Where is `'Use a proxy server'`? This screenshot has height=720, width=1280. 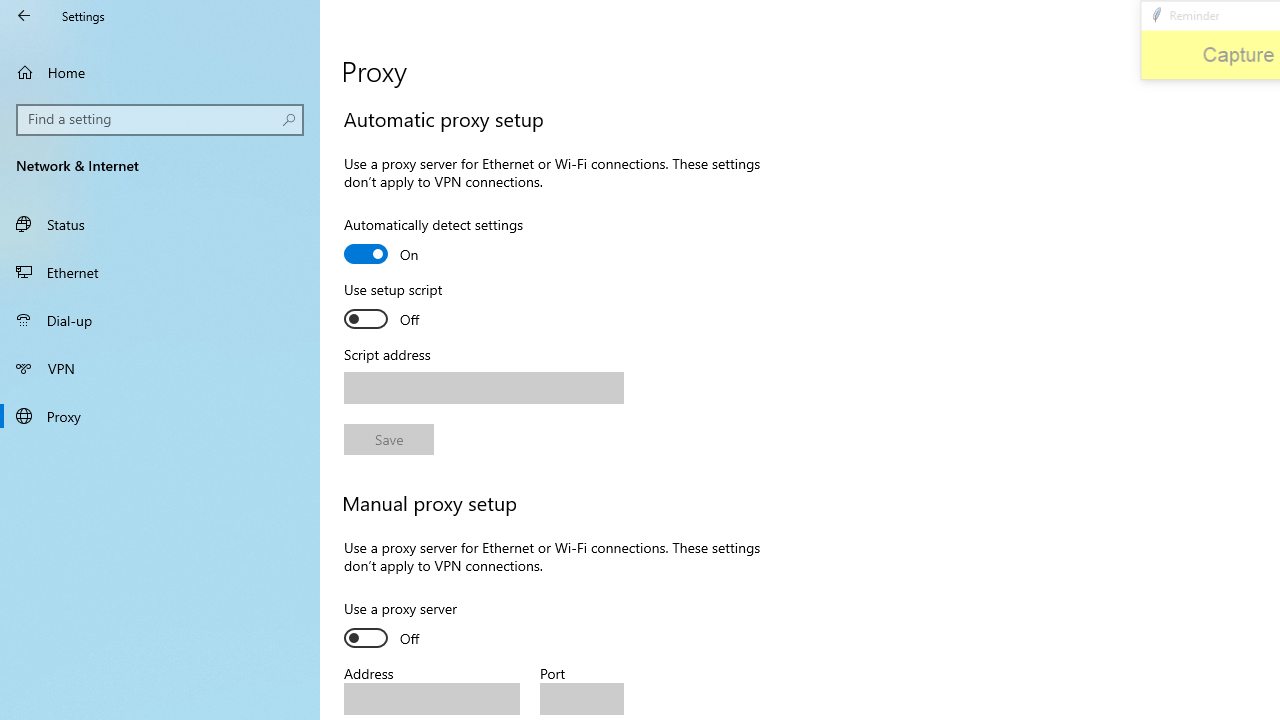 'Use a proxy server' is located at coordinates (416, 625).